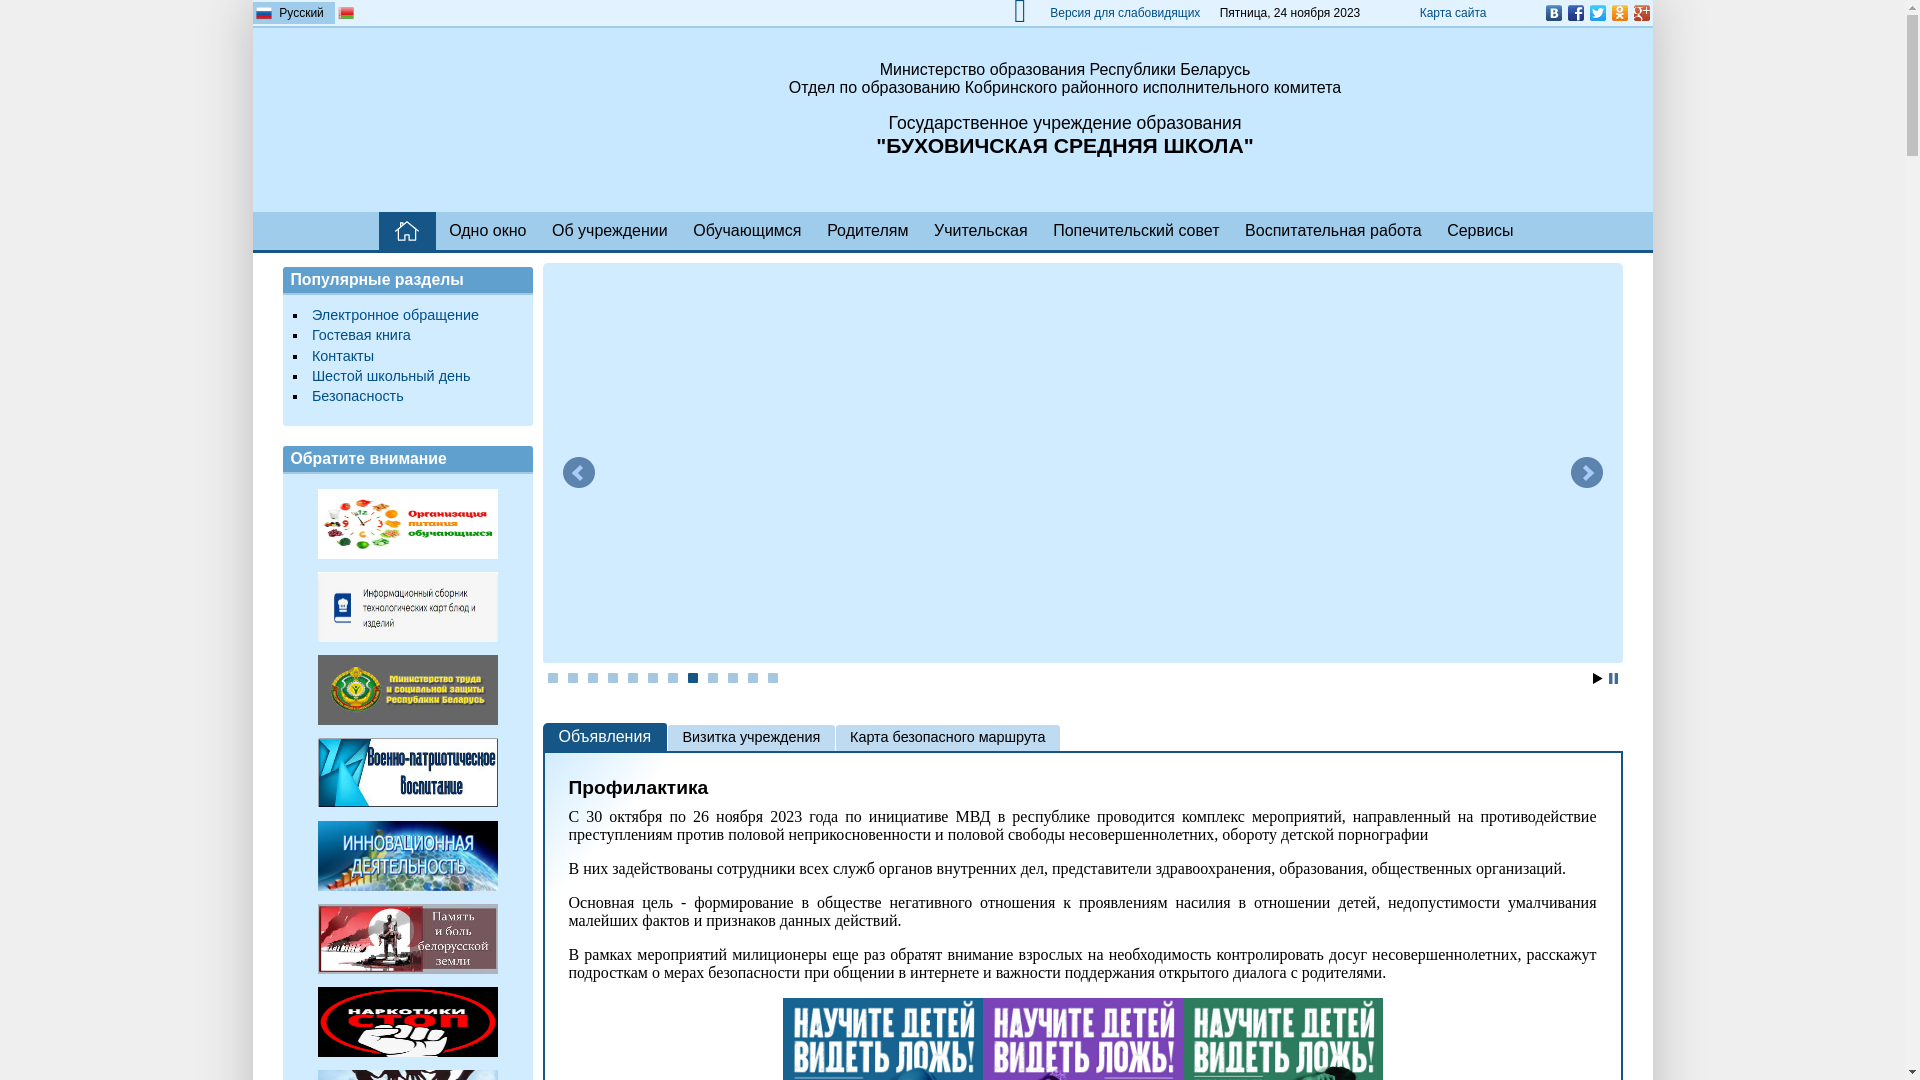 This screenshot has height=1080, width=1920. What do you see at coordinates (632, 677) in the screenshot?
I see `'5'` at bounding box center [632, 677].